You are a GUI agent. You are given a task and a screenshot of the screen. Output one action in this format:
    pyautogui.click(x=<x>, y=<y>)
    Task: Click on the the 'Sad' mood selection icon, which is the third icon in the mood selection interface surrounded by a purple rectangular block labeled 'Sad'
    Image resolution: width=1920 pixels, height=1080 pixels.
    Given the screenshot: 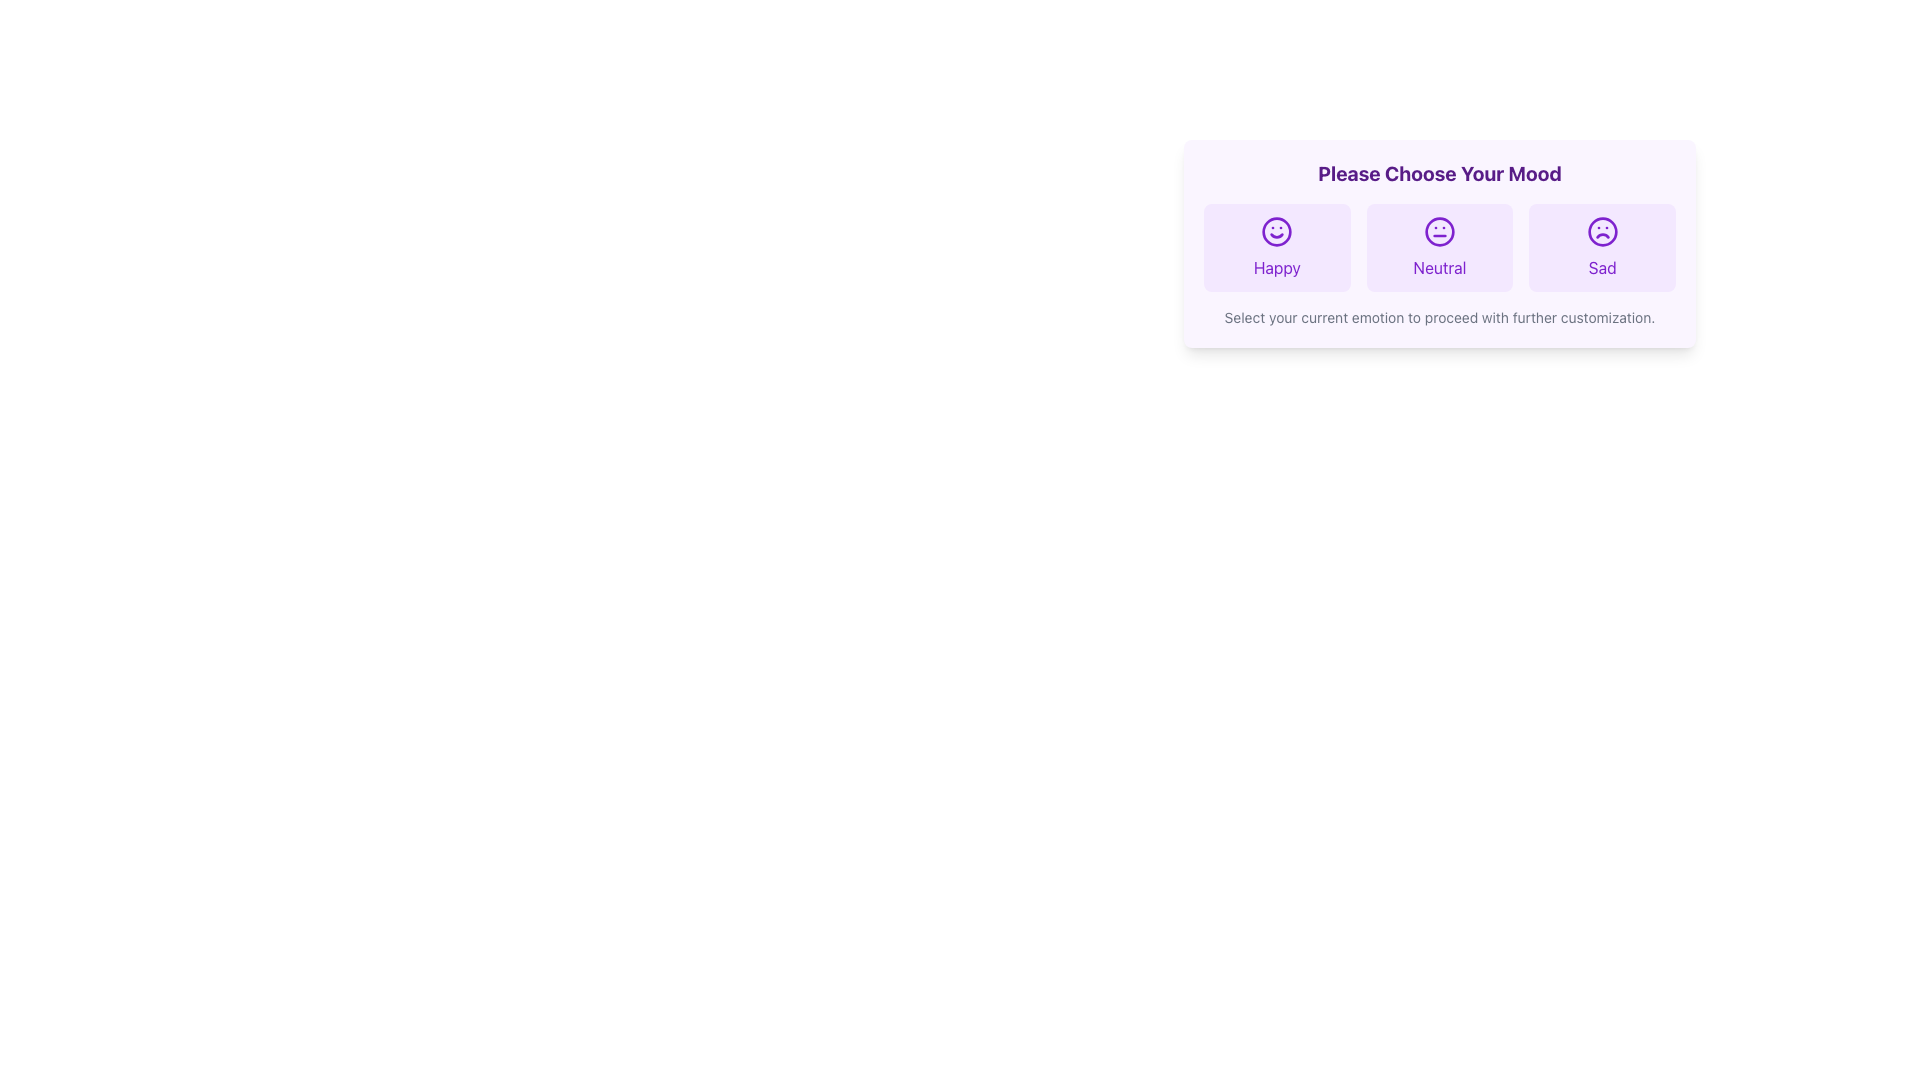 What is the action you would take?
    pyautogui.click(x=1602, y=230)
    